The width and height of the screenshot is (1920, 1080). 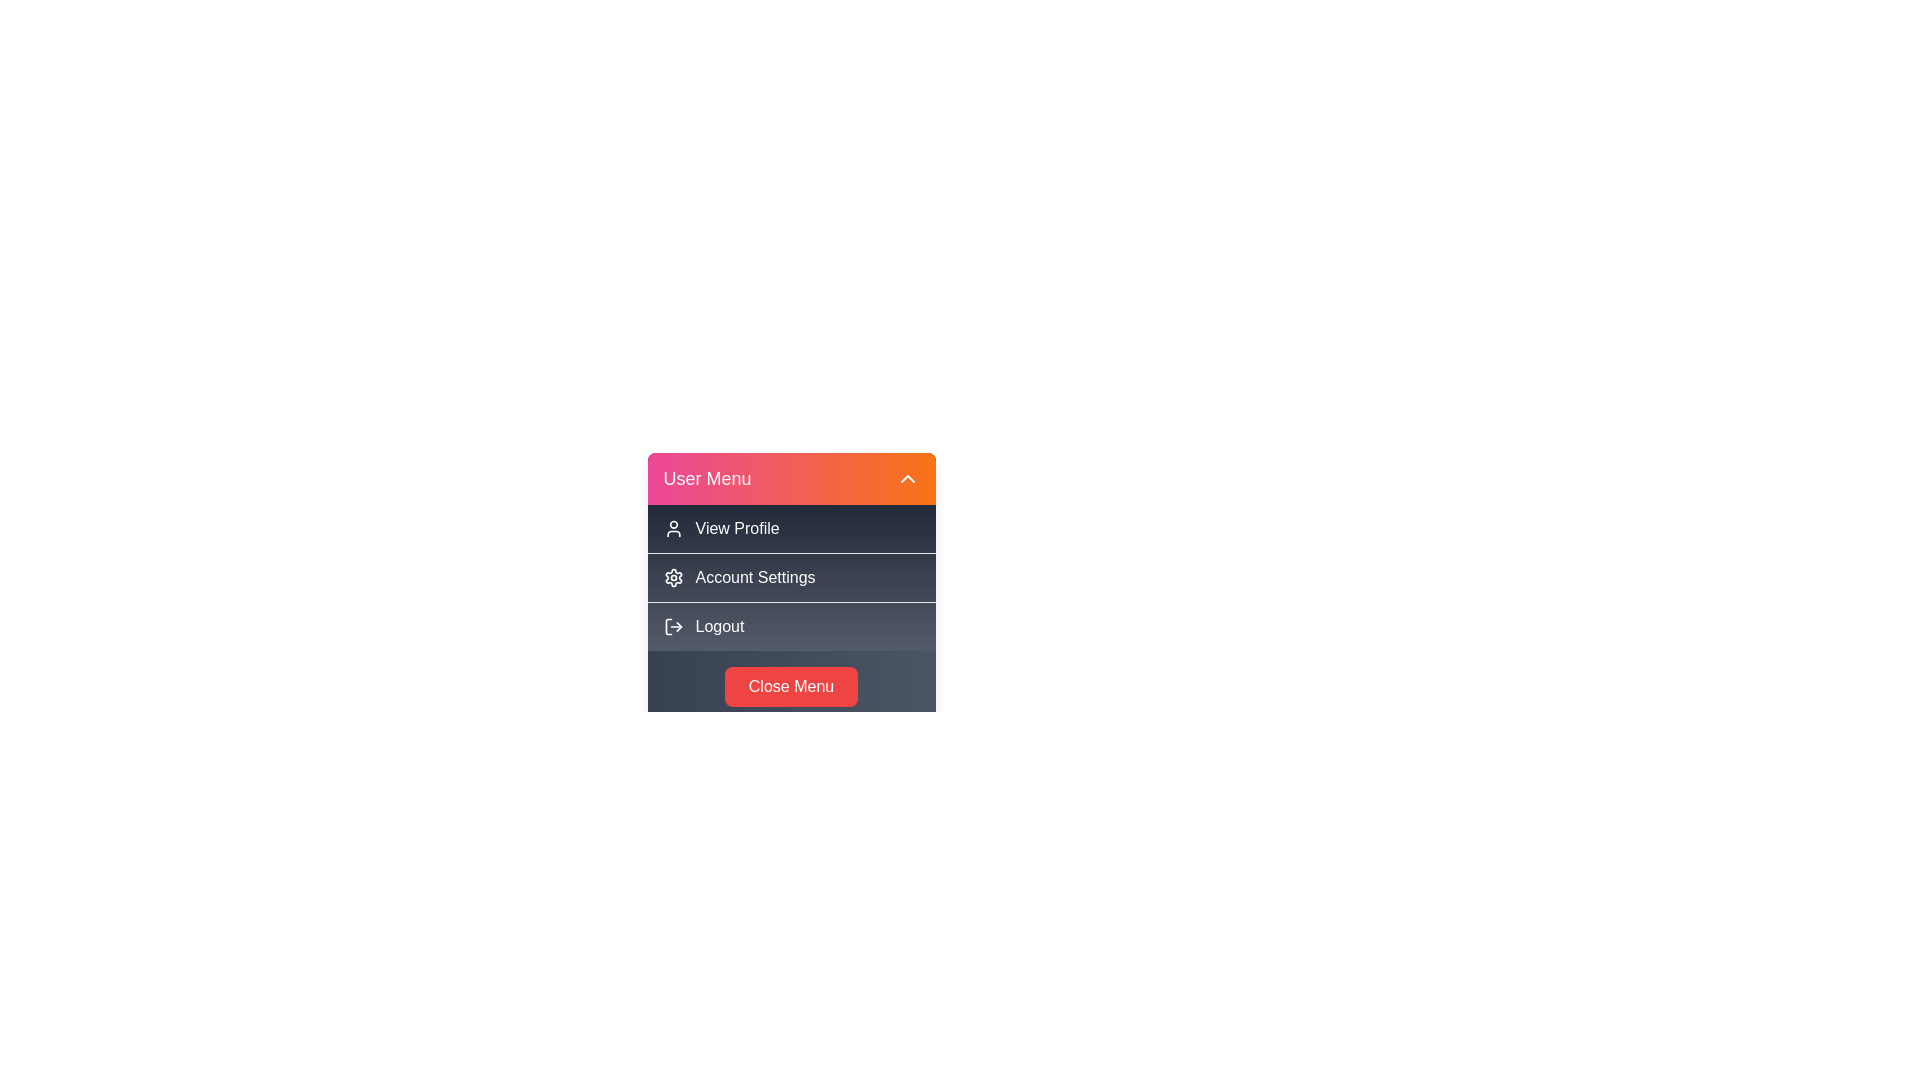 I want to click on the 'View Profile' option in the menu, so click(x=790, y=527).